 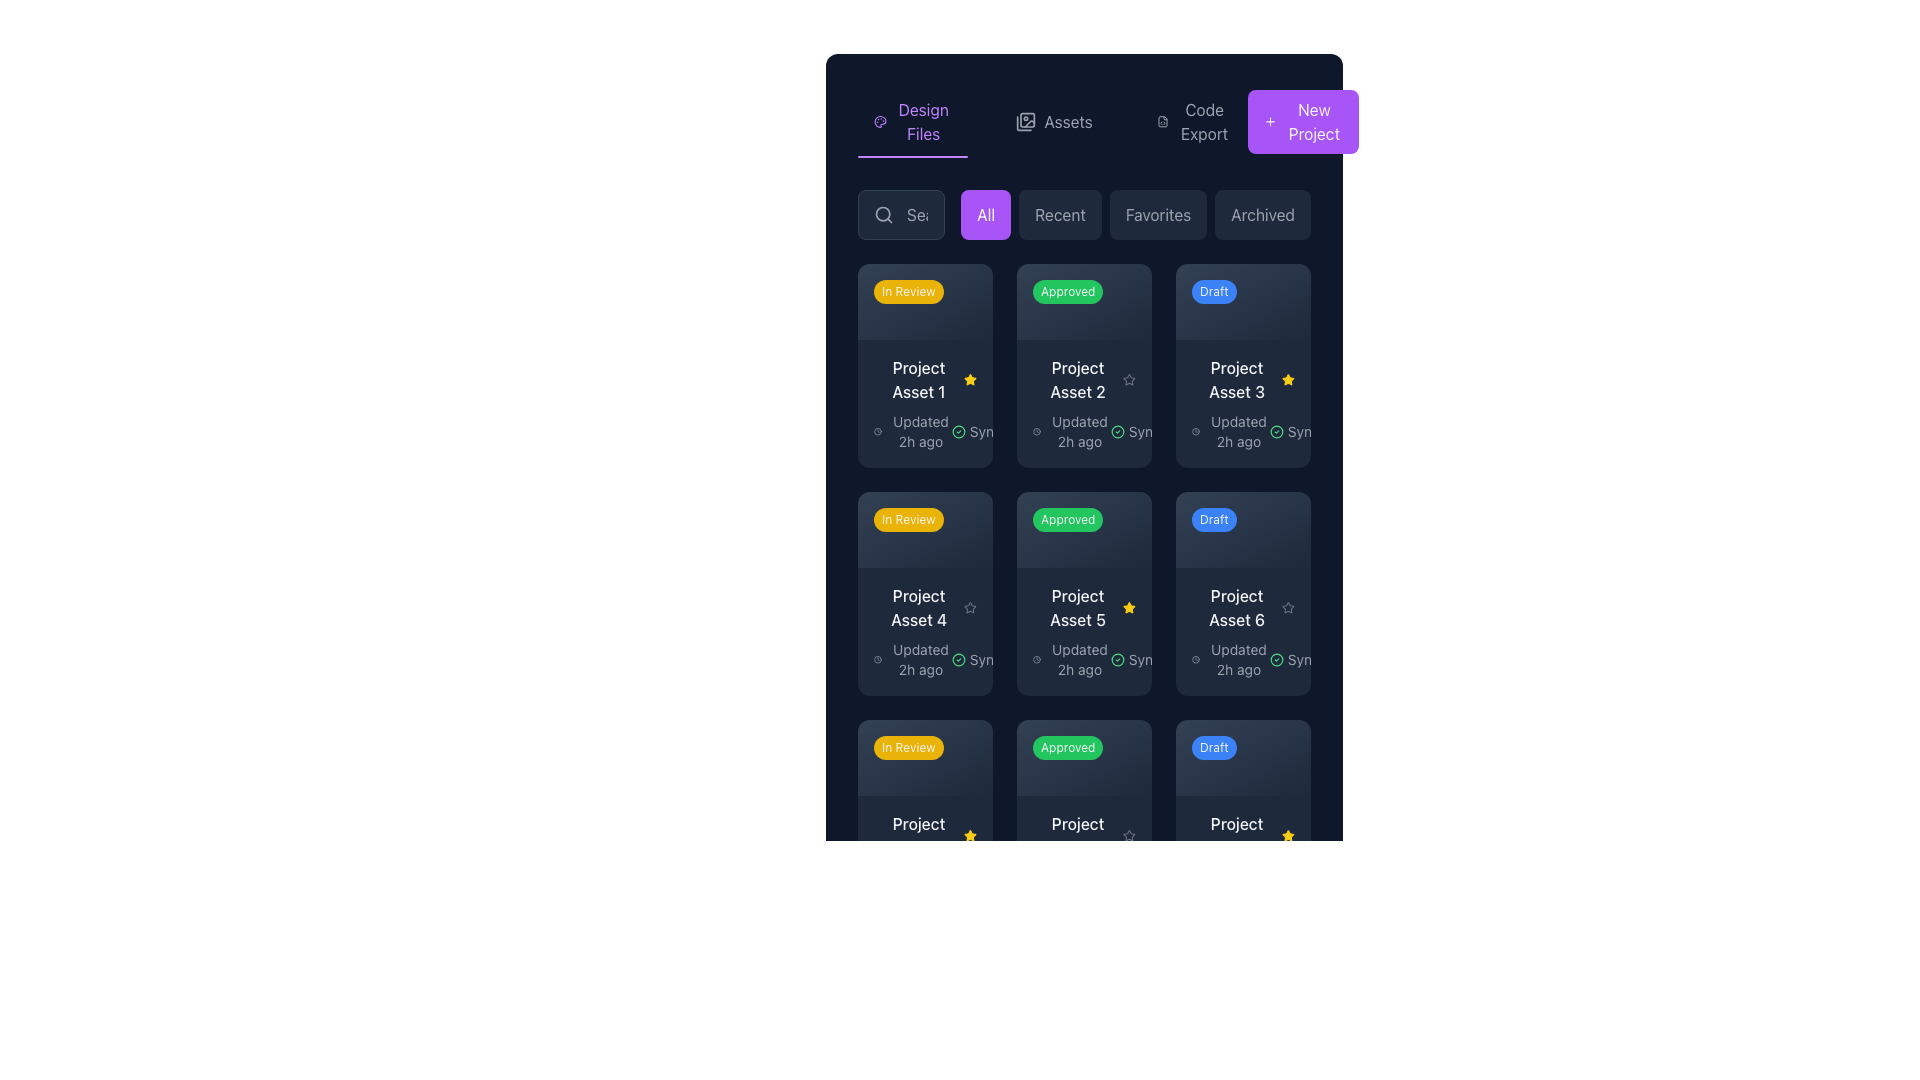 What do you see at coordinates (1129, 606) in the screenshot?
I see `the favorite icon located on the right side of the text 'Project Asset 5' in the card titled 'Project Asset 5'` at bounding box center [1129, 606].